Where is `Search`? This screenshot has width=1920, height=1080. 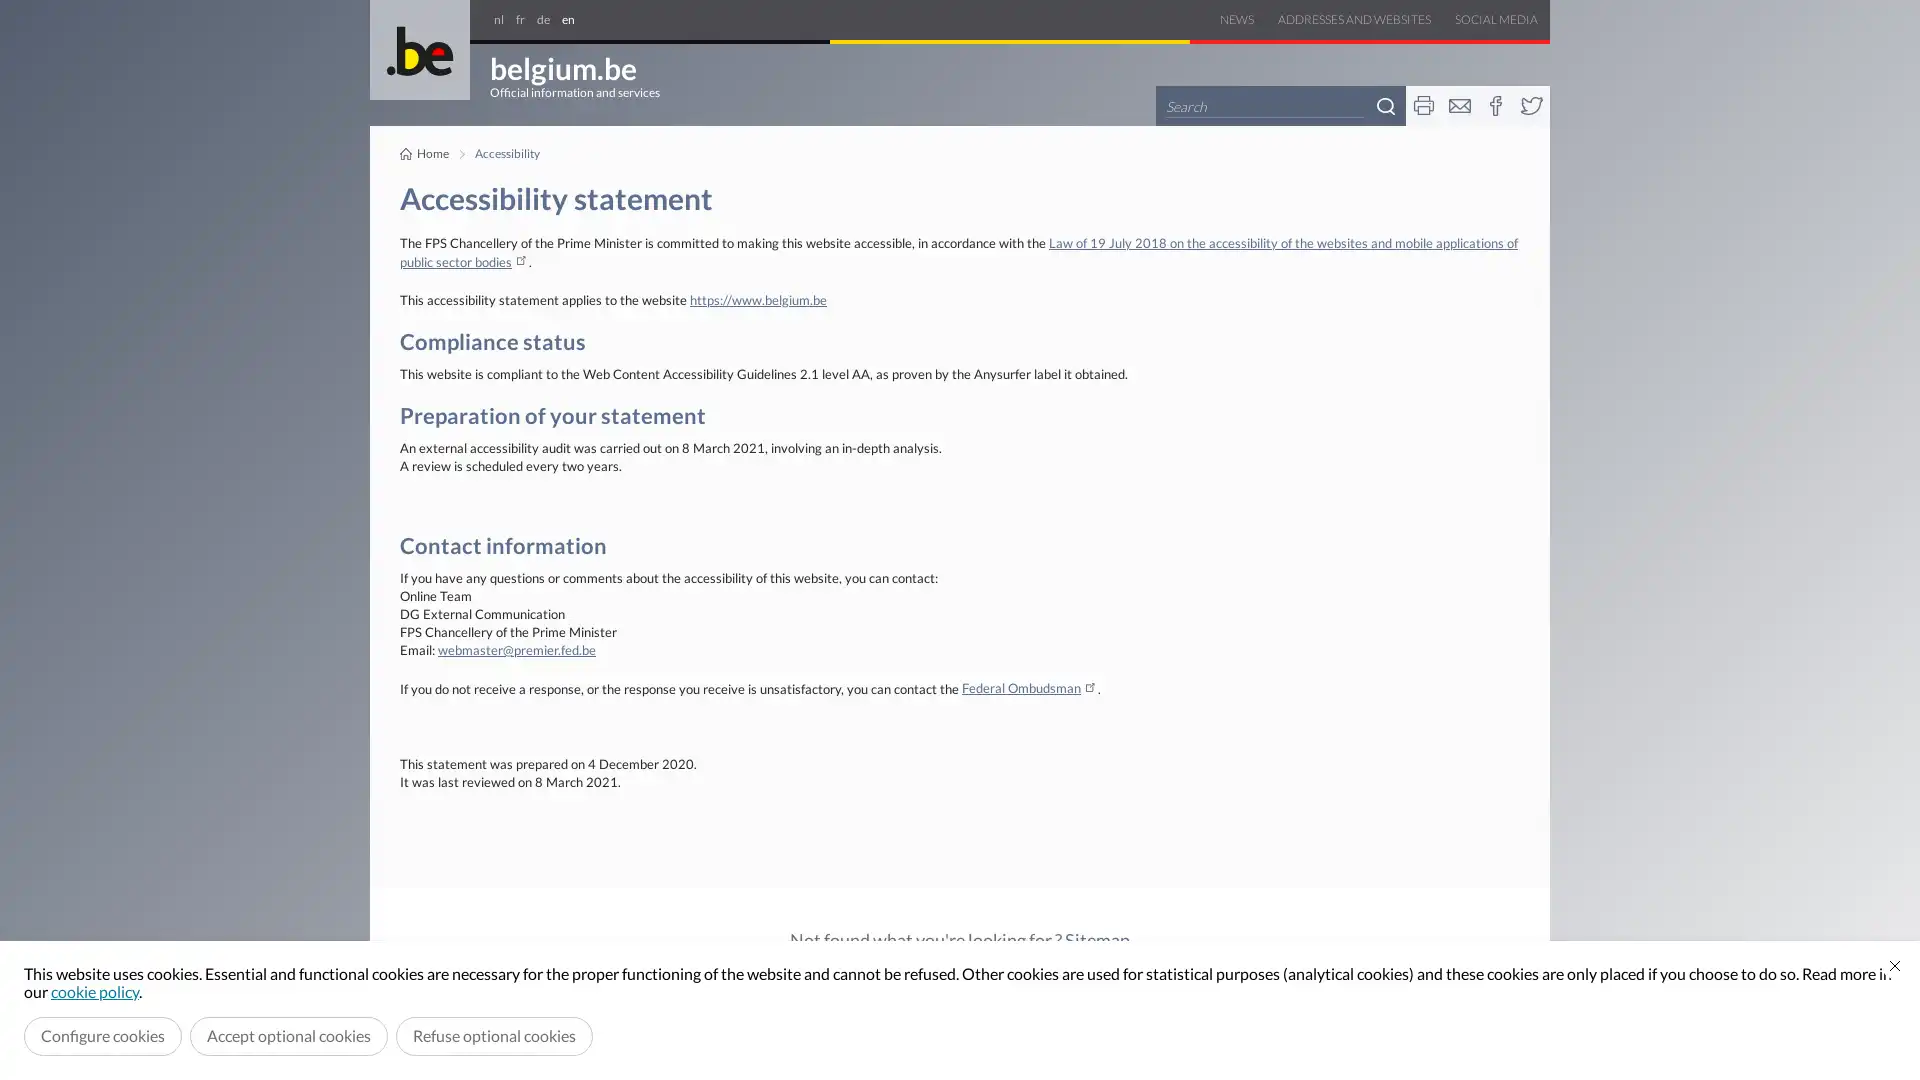 Search is located at coordinates (1385, 105).